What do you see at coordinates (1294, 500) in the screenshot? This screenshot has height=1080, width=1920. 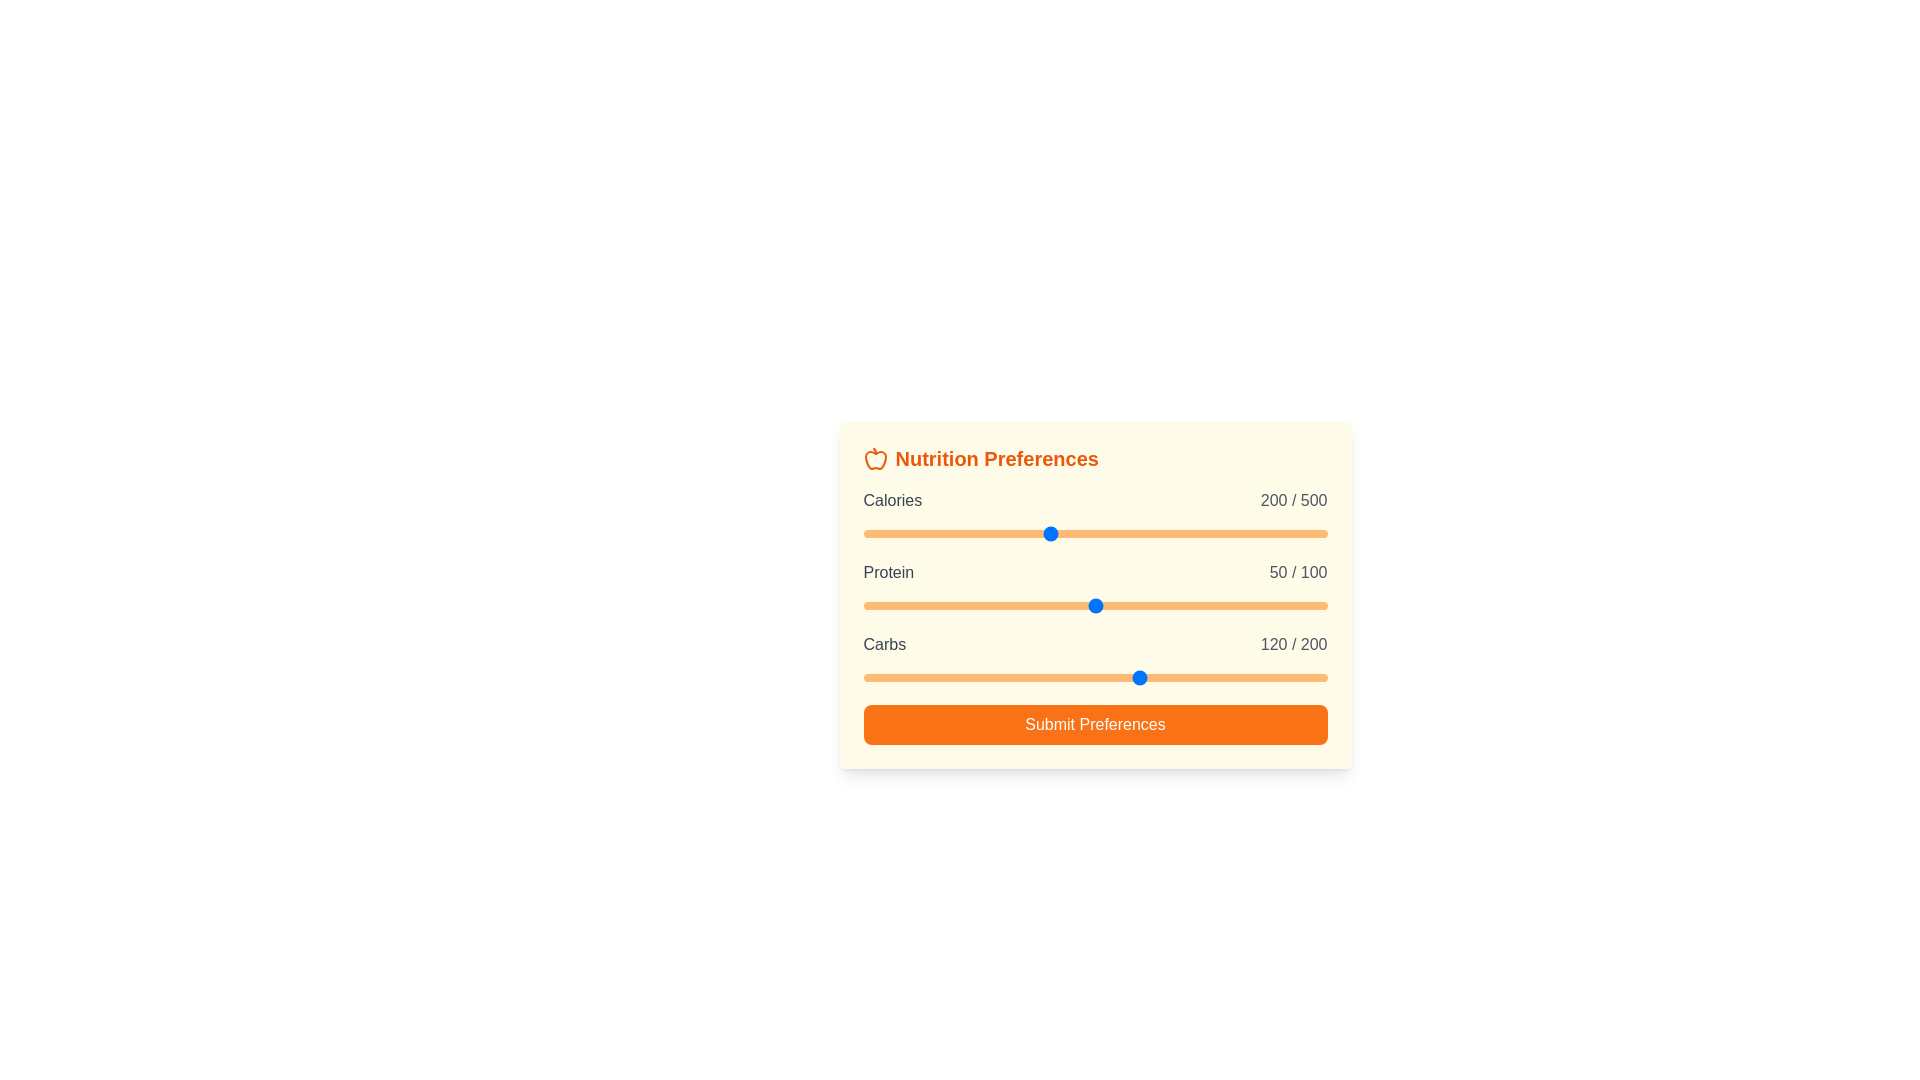 I see `the Text Label displaying '200 / 500', which is styled in gray font and positioned to the right of the 'Calories' label in the 'Nutrition Preferences' section` at bounding box center [1294, 500].